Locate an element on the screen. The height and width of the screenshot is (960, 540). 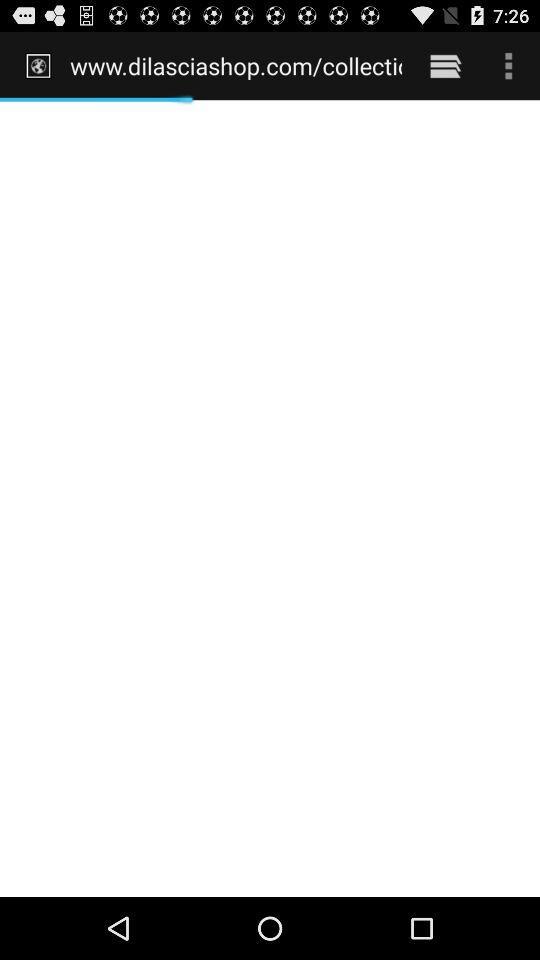
the icon below www dilasciashop com item is located at coordinates (270, 497).